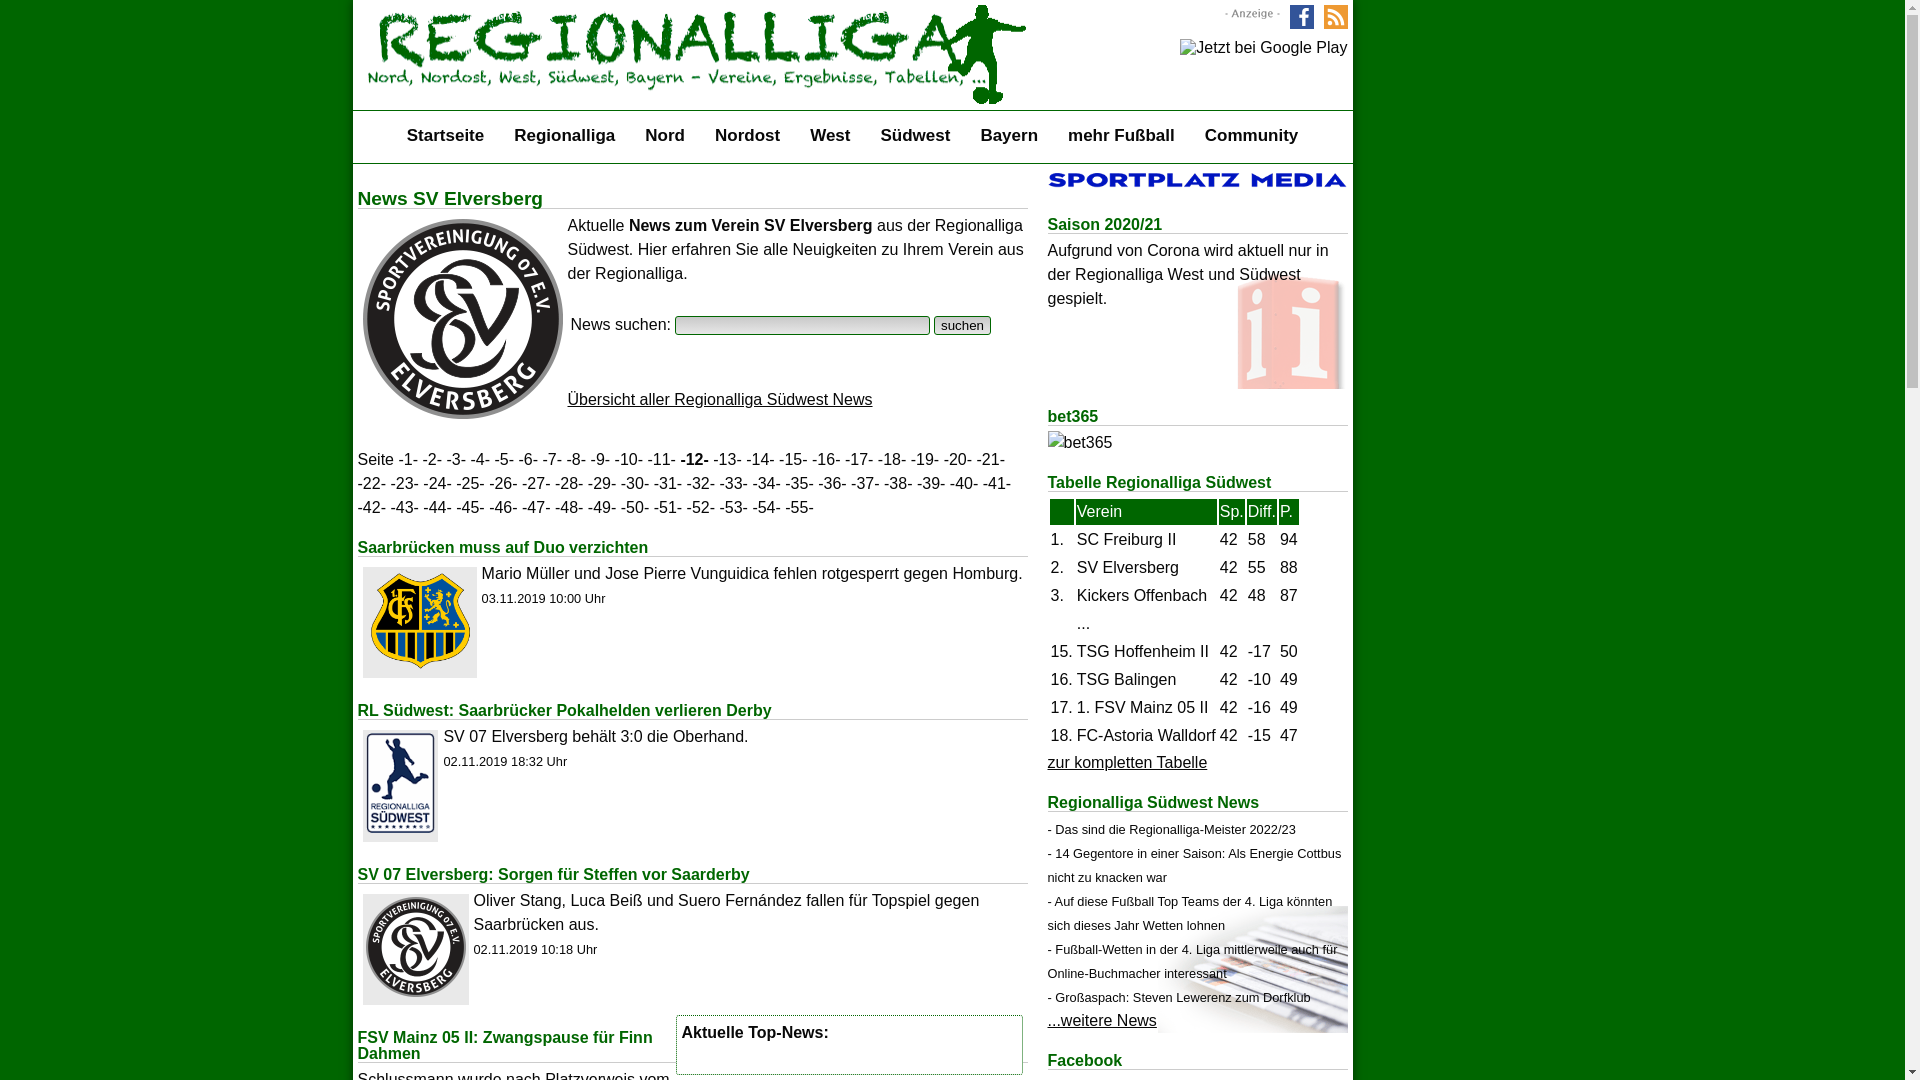 This screenshot has height=1080, width=1920. I want to click on '-26-', so click(489, 483).